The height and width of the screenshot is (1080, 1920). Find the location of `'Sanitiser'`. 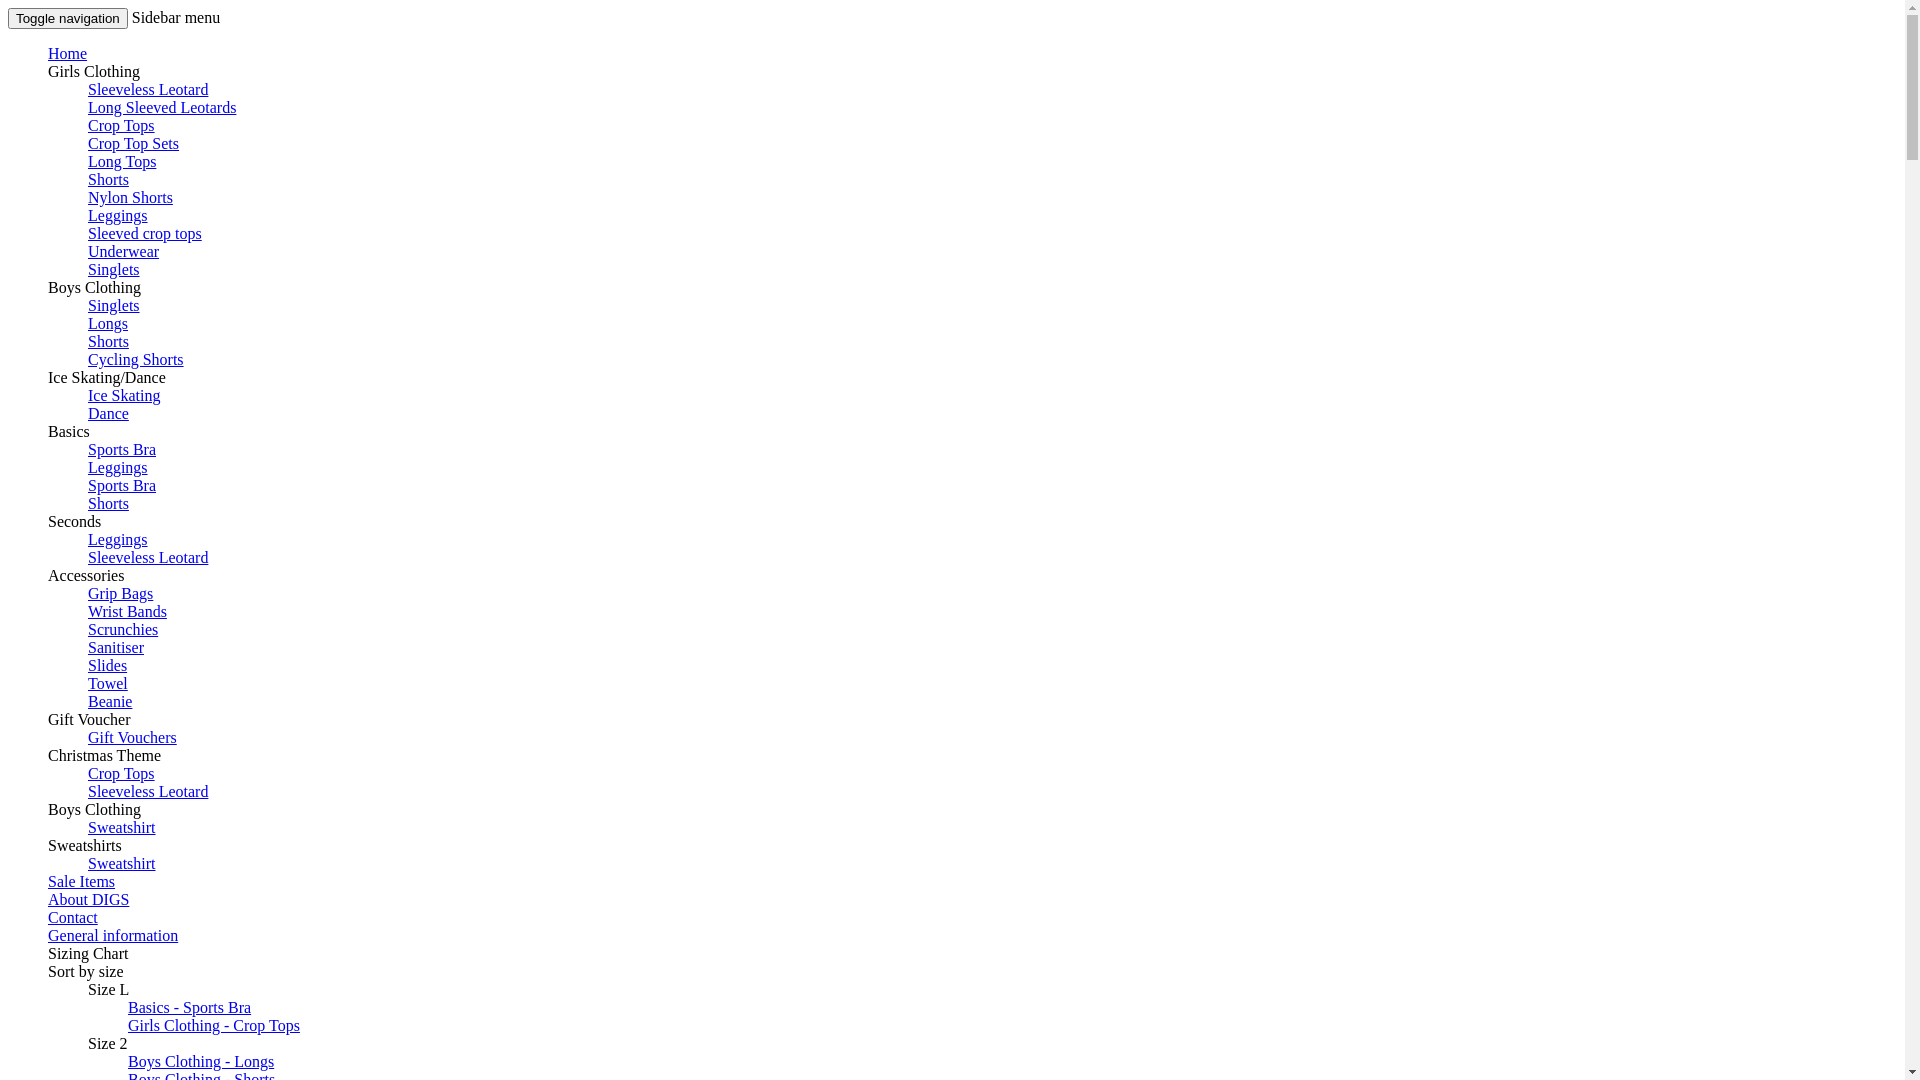

'Sanitiser' is located at coordinates (114, 647).